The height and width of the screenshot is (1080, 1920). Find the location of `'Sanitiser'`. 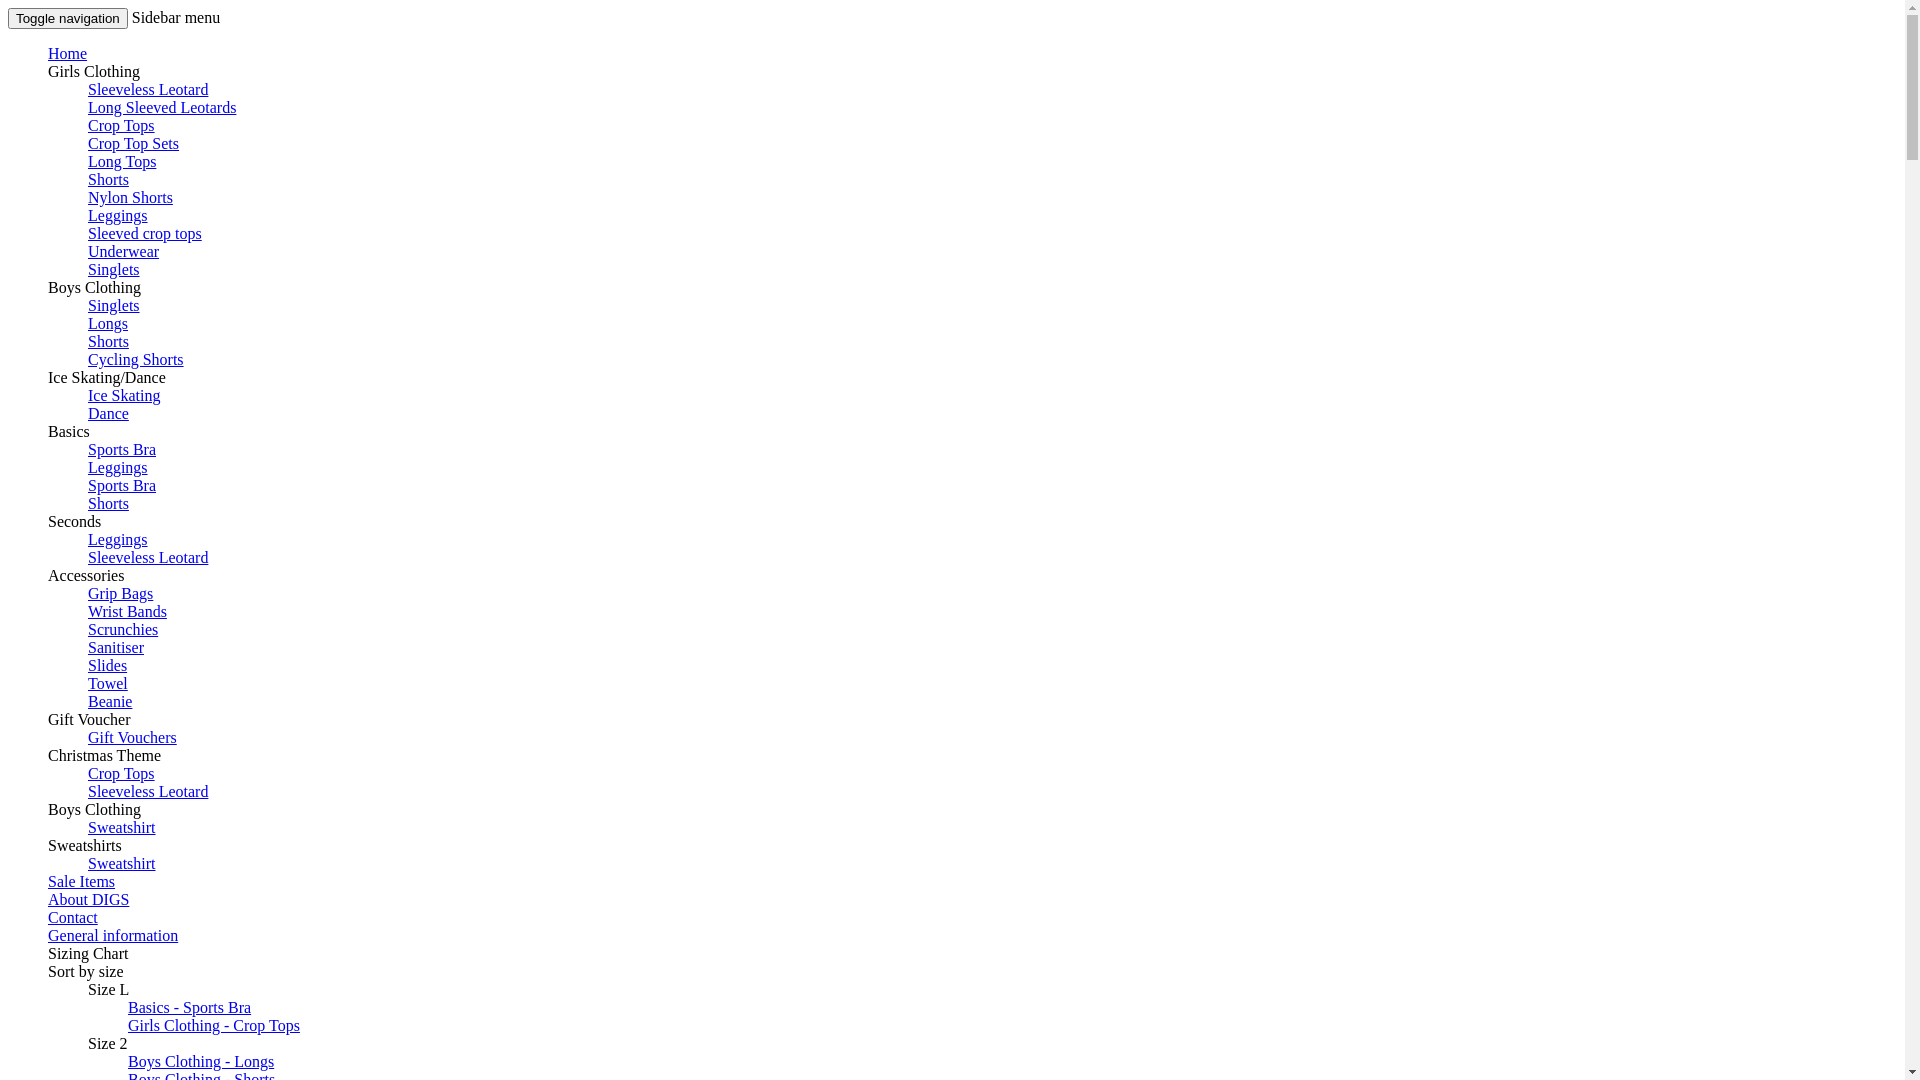

'Sanitiser' is located at coordinates (114, 647).